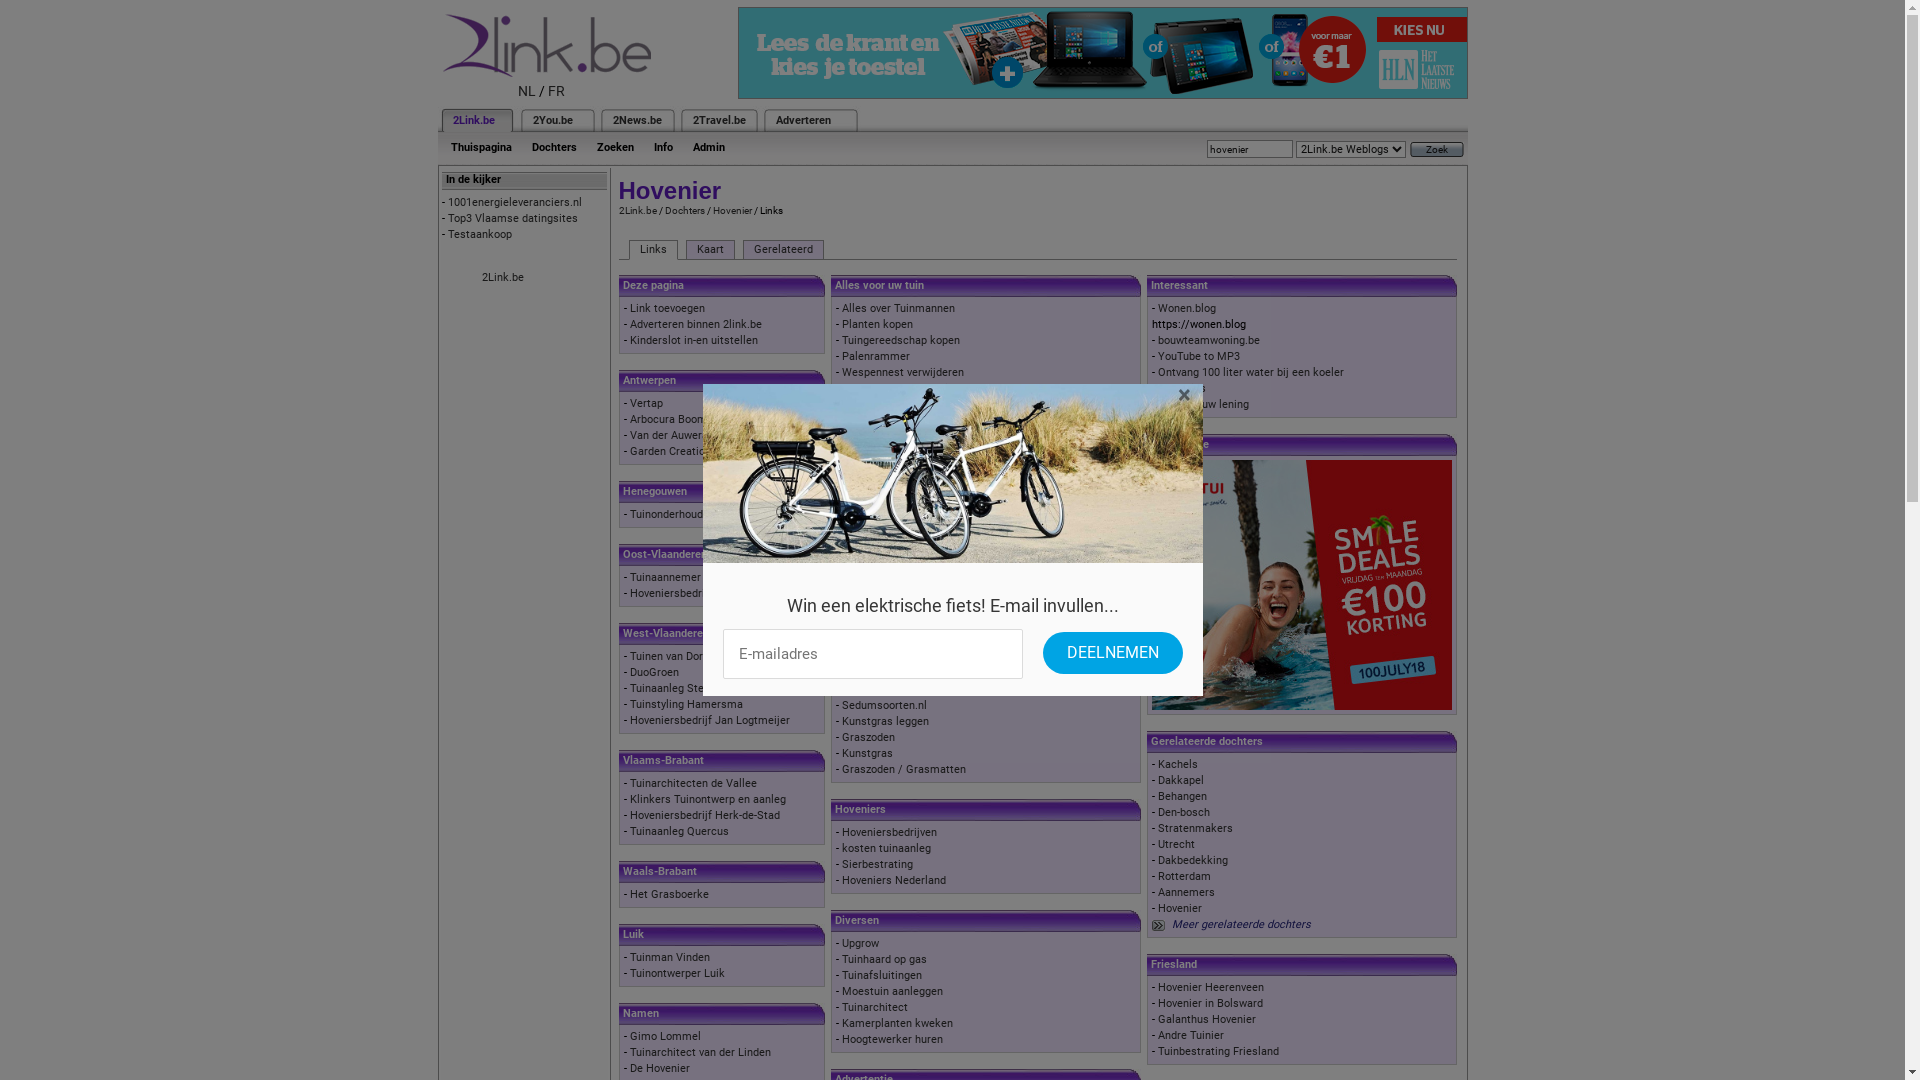 The width and height of the screenshot is (1920, 1080). I want to click on 'Kinderslot in-en uitstellen', so click(694, 339).